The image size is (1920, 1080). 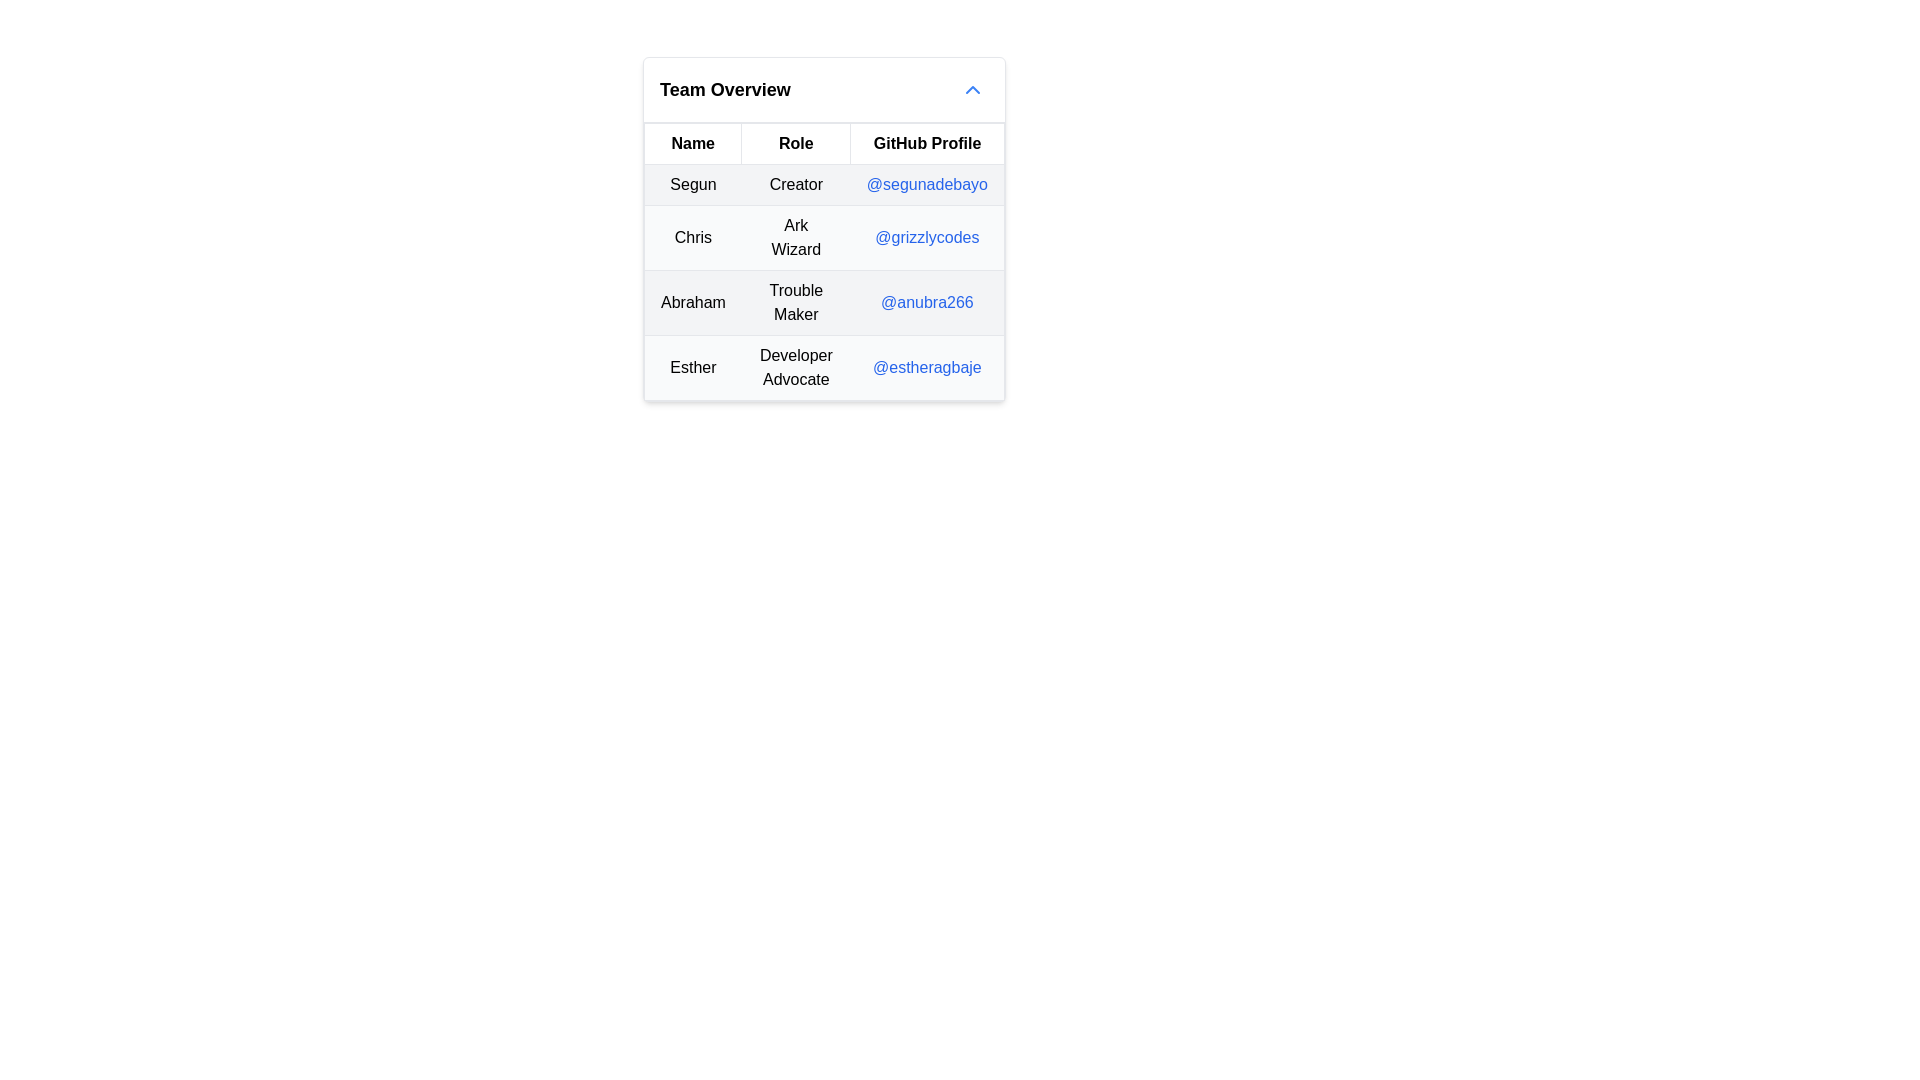 What do you see at coordinates (925, 185) in the screenshot?
I see `the blue, underlined hyperlink displaying '@segunadebayo' located in the 'GitHub Profile' column under the 'Segun' row to visit the GitHub profile` at bounding box center [925, 185].